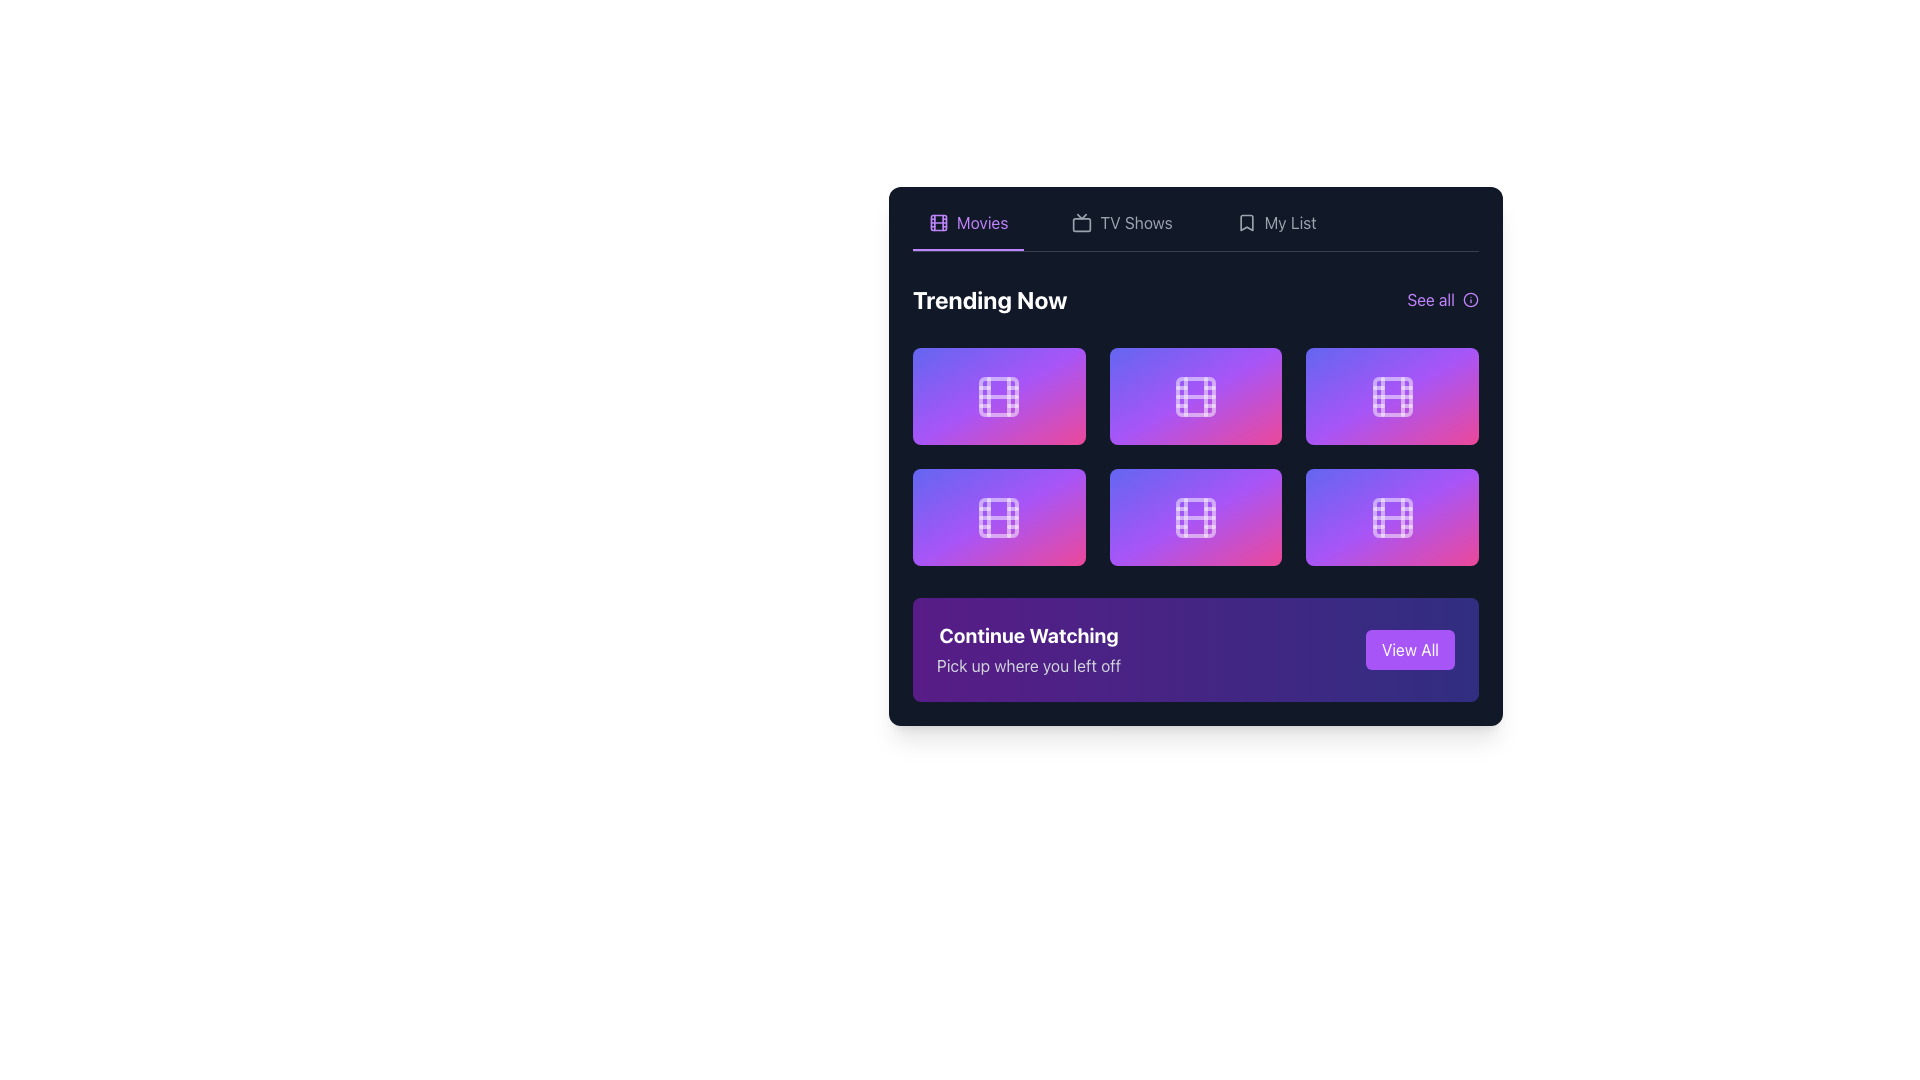 The height and width of the screenshot is (1080, 1920). What do you see at coordinates (1470, 300) in the screenshot?
I see `the circular information icon with an 'i' symbol` at bounding box center [1470, 300].